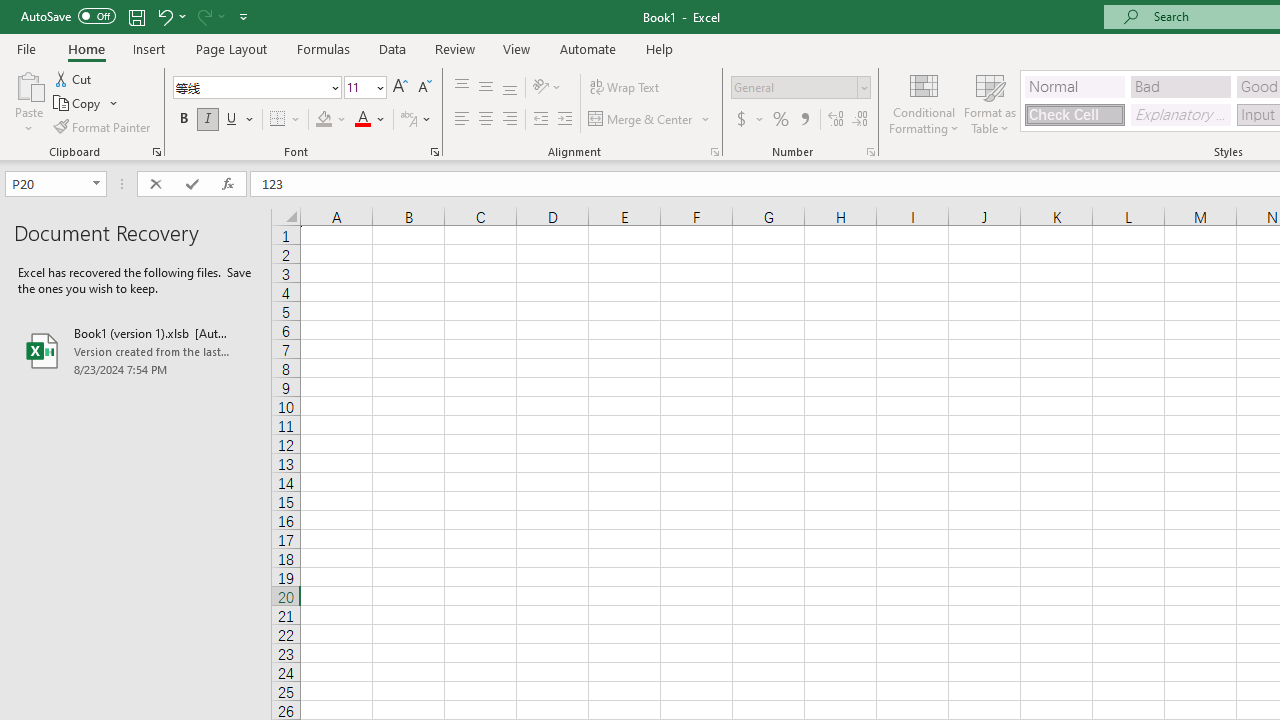  What do you see at coordinates (461, 86) in the screenshot?
I see `'Top Align'` at bounding box center [461, 86].